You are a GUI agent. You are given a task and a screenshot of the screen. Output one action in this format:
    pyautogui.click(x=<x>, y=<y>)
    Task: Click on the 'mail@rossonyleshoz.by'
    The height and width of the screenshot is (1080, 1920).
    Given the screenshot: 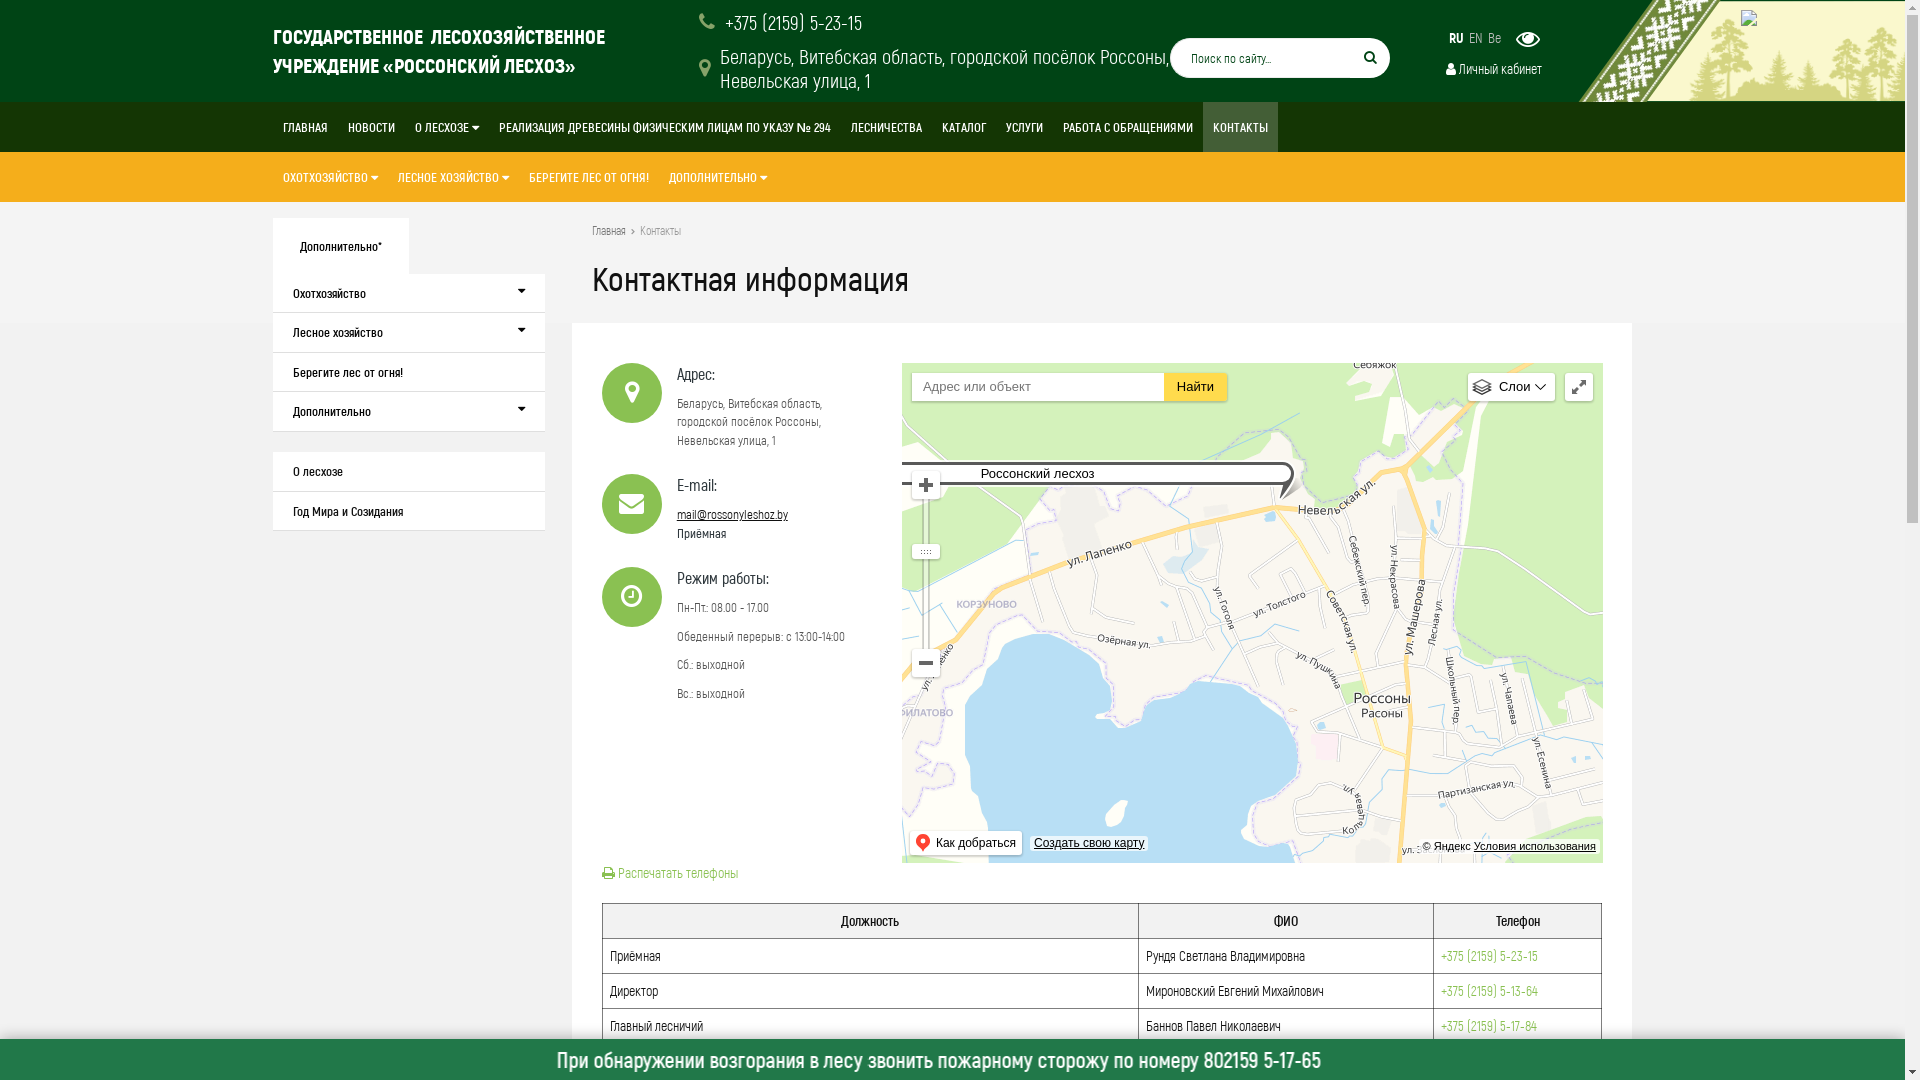 What is the action you would take?
    pyautogui.click(x=676, y=512)
    